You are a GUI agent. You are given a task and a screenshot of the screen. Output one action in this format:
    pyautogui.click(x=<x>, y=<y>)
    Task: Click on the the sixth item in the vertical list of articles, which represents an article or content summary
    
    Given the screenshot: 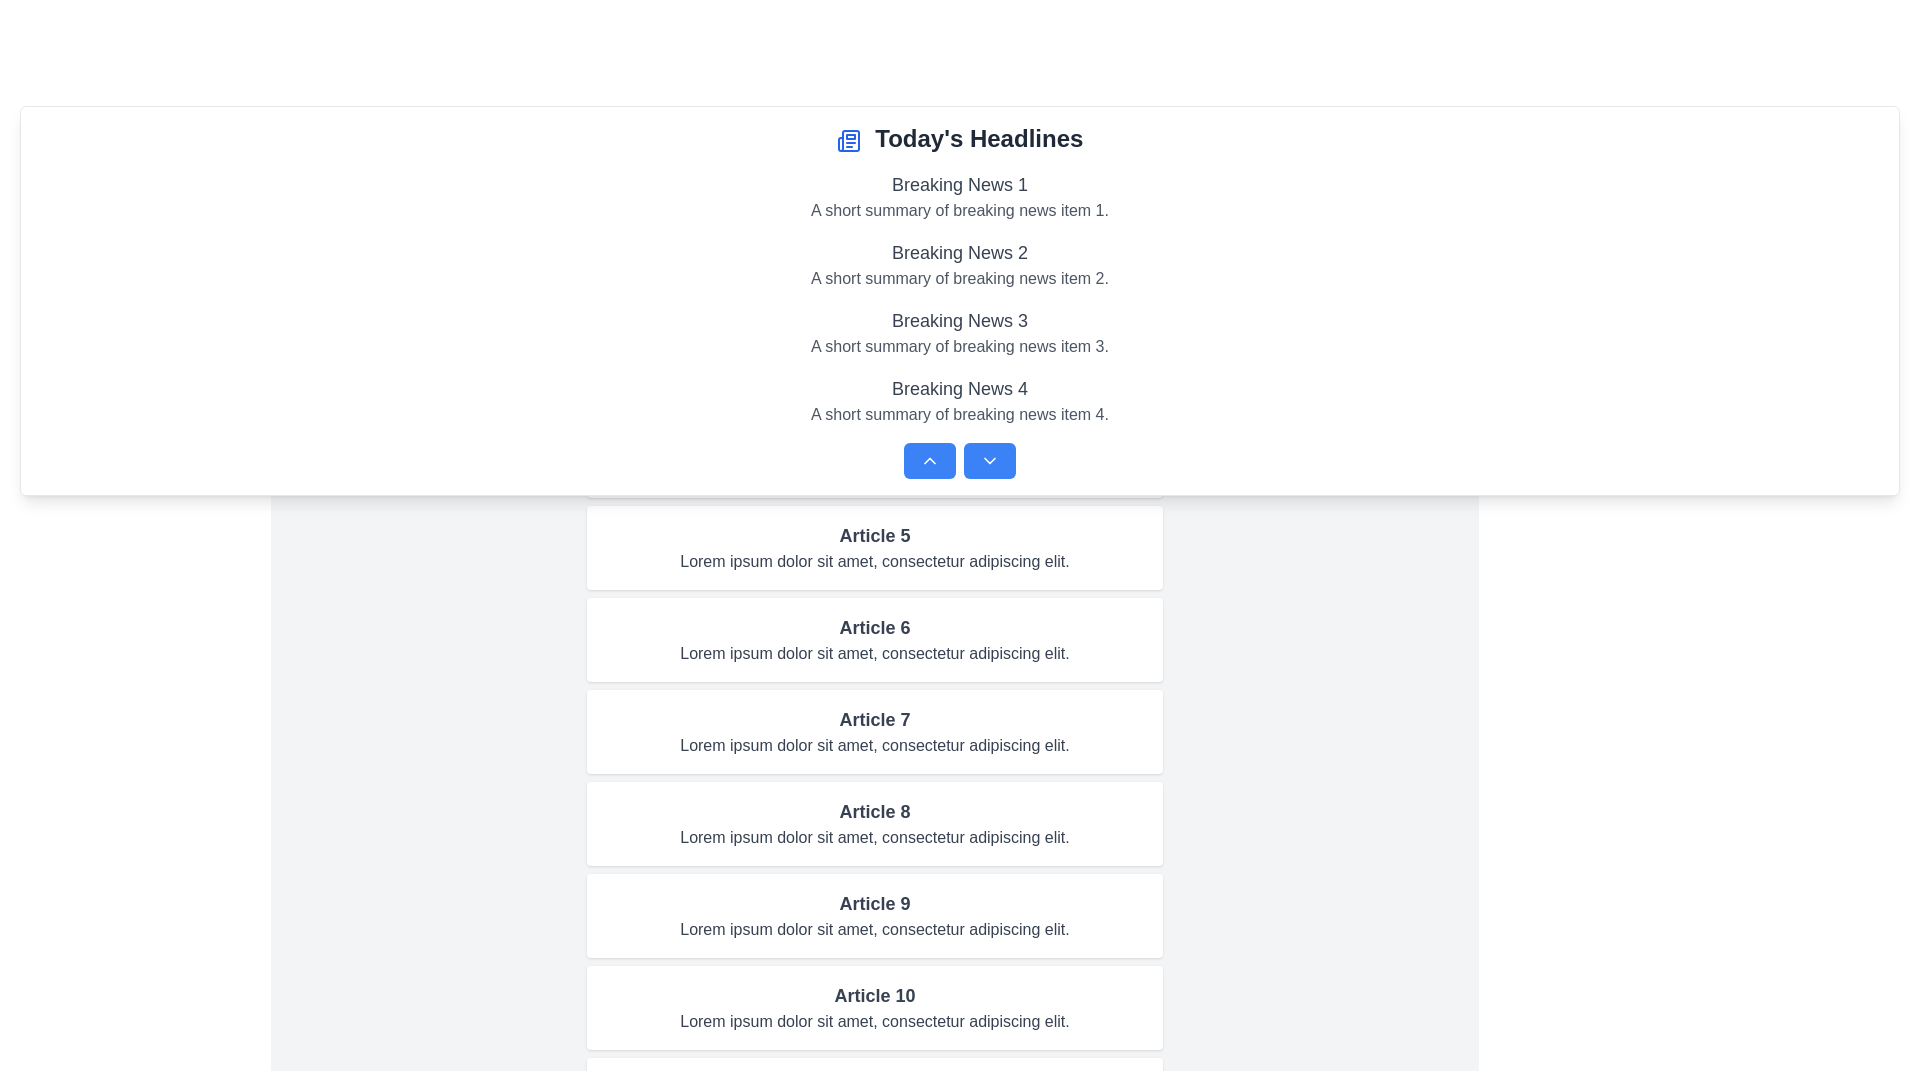 What is the action you would take?
    pyautogui.click(x=874, y=640)
    